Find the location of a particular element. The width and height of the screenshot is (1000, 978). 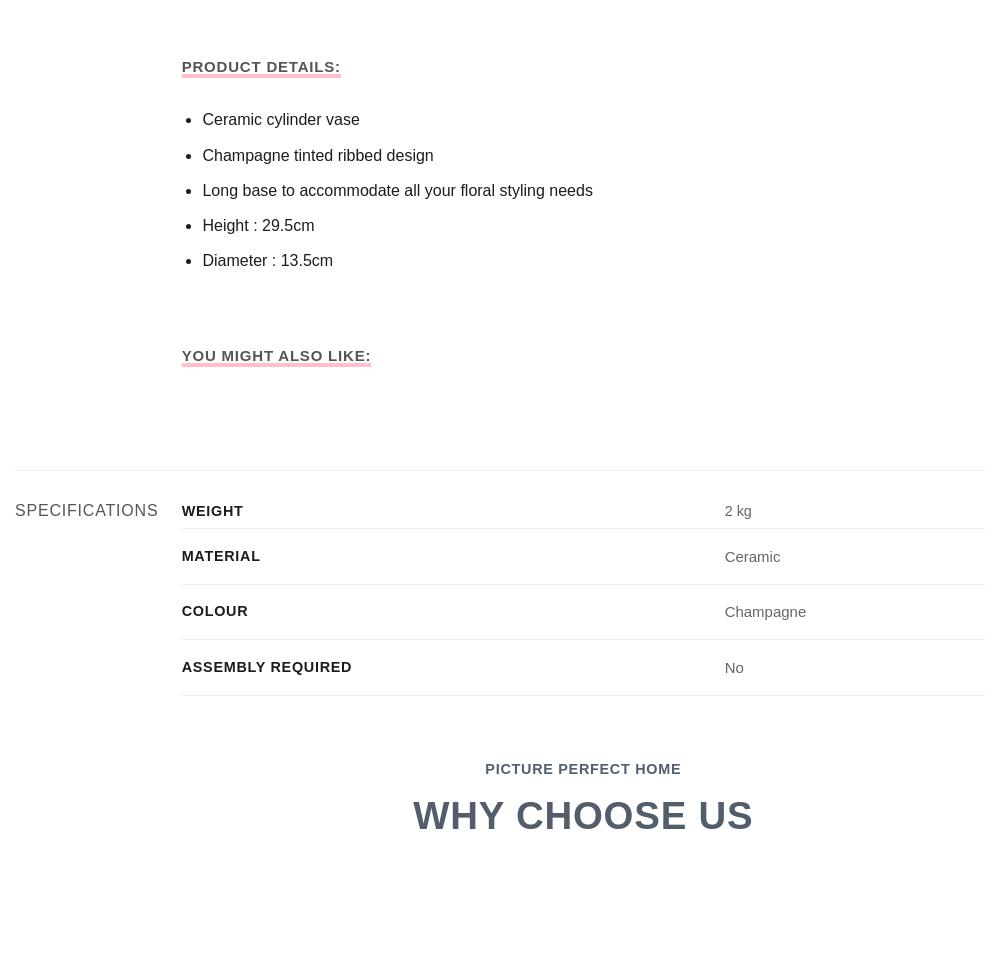

'Long base to accommodate all your floral styling needs' is located at coordinates (397, 189).